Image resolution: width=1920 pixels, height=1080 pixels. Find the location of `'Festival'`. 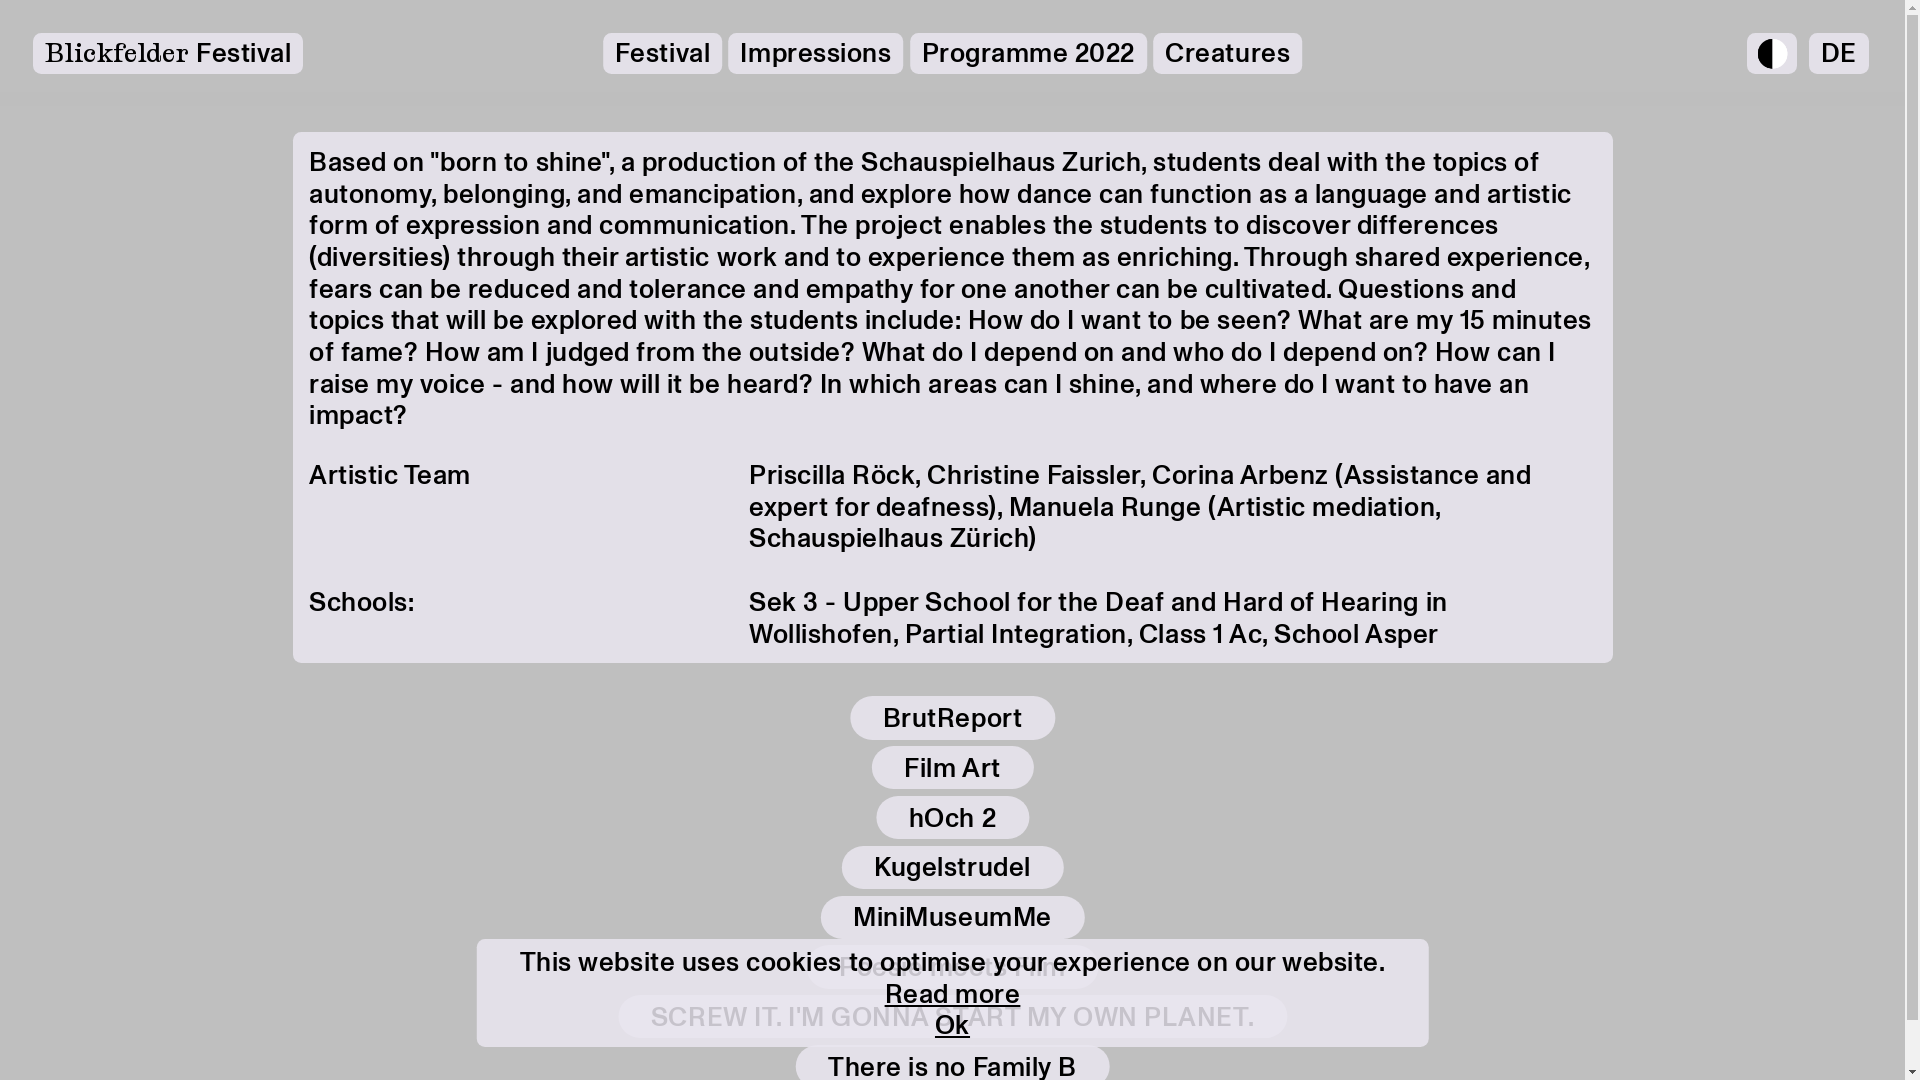

'Festival' is located at coordinates (662, 52).